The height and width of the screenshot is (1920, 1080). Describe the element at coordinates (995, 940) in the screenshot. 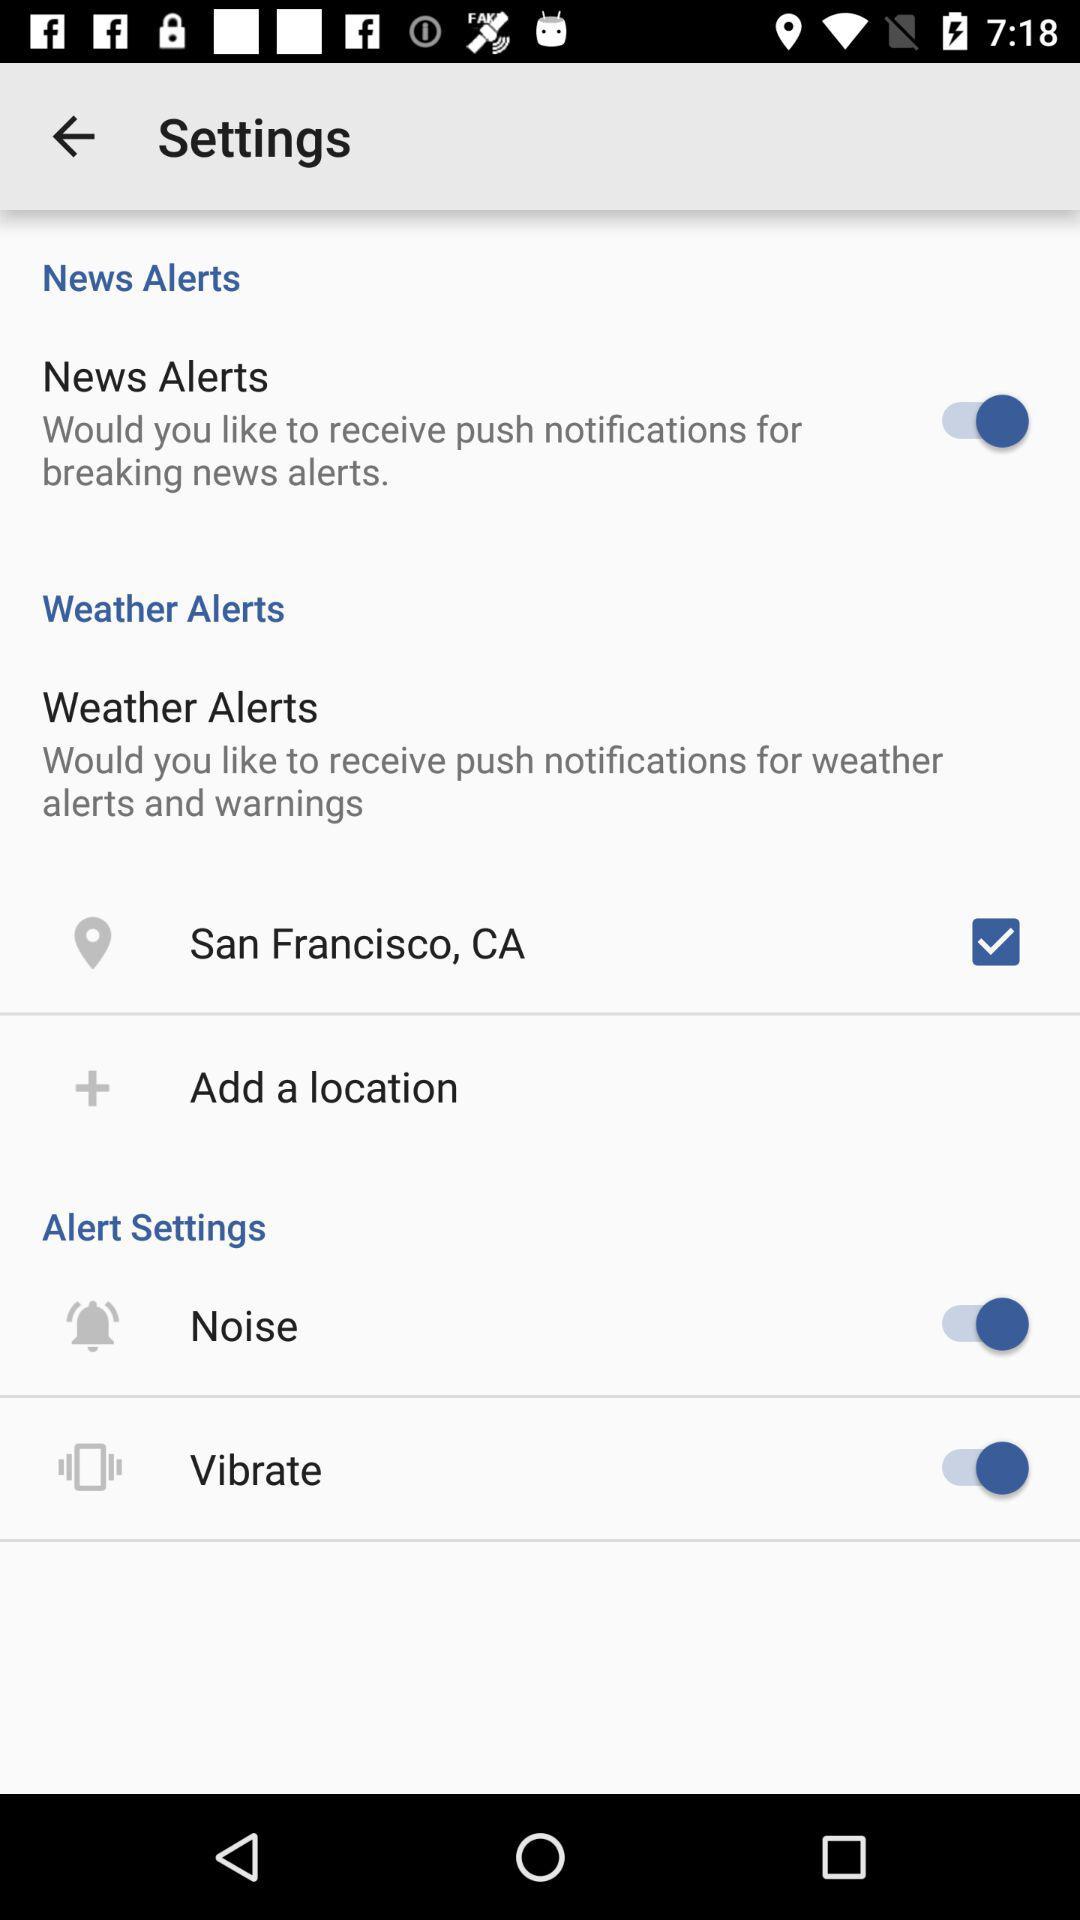

I see `the icon on the right` at that location.